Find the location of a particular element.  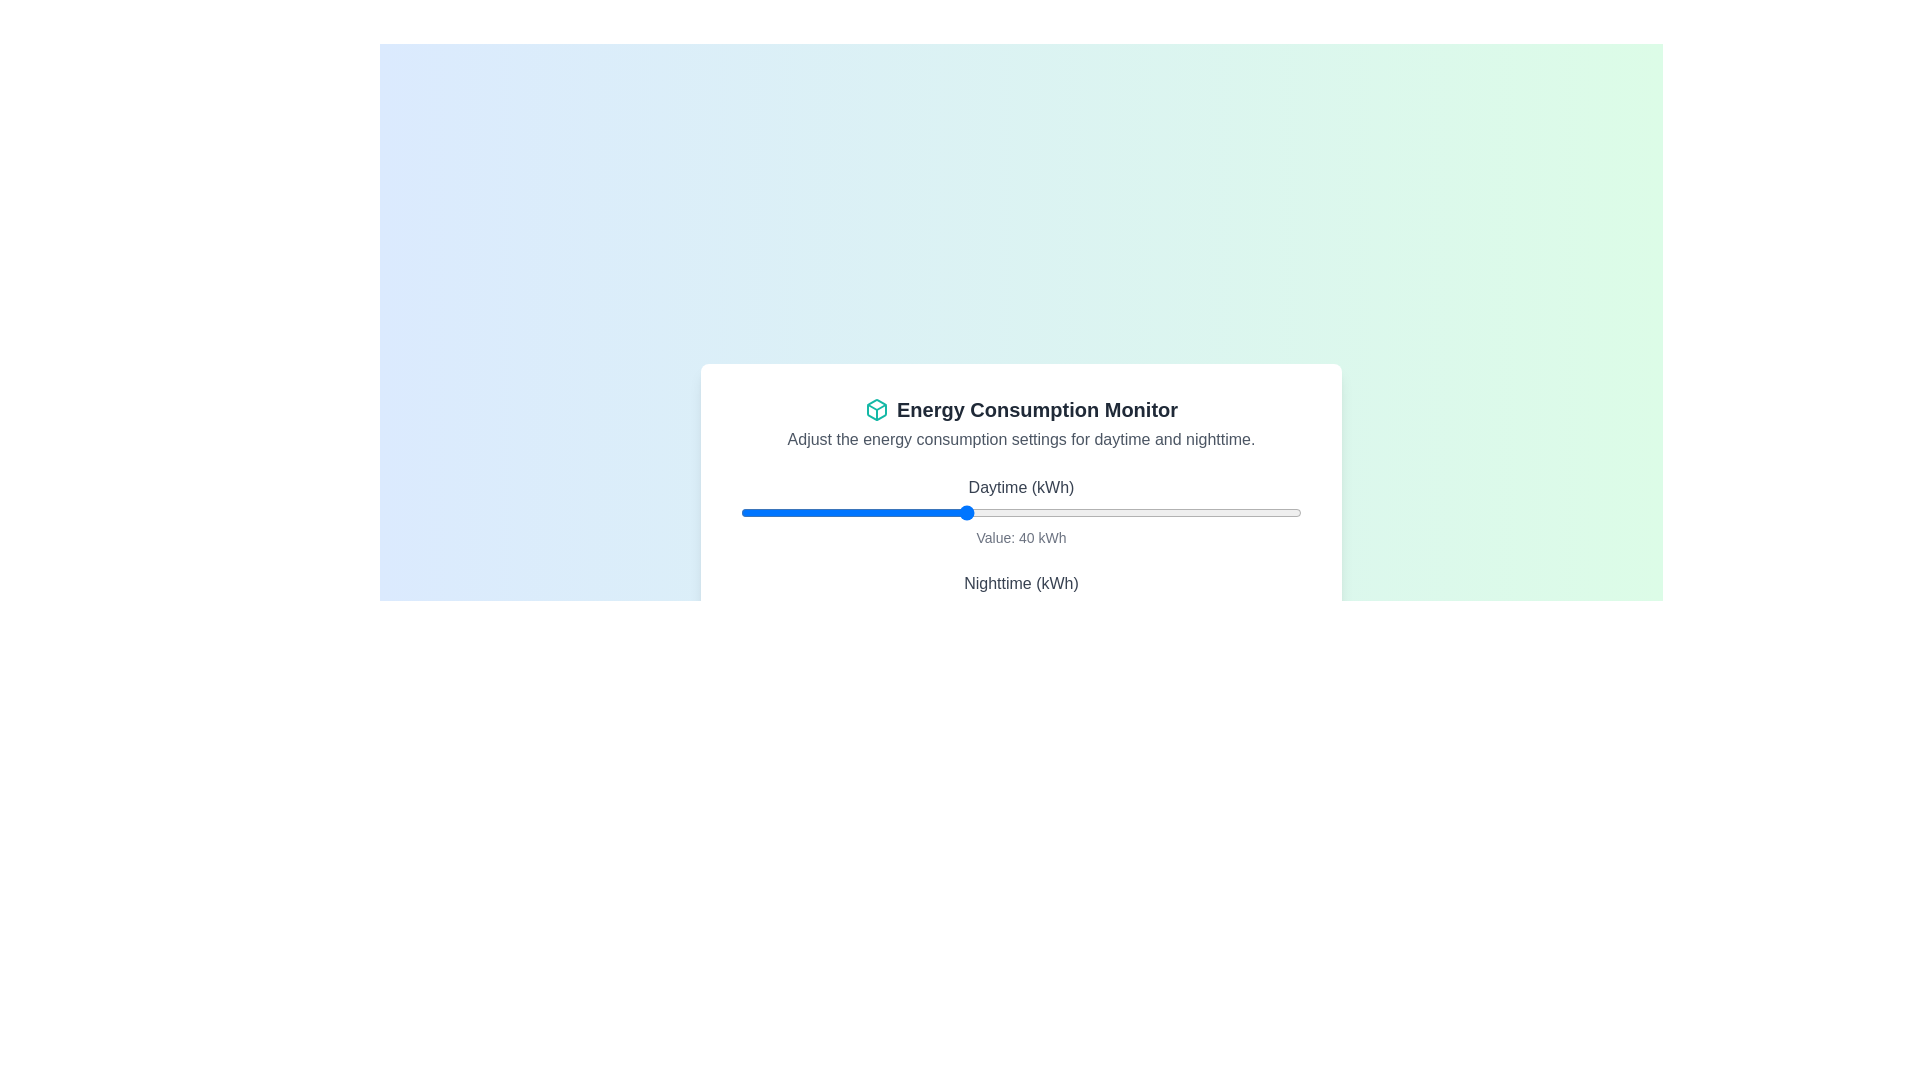

the nighttime energy consumption slider to 46 kWh is located at coordinates (998, 608).